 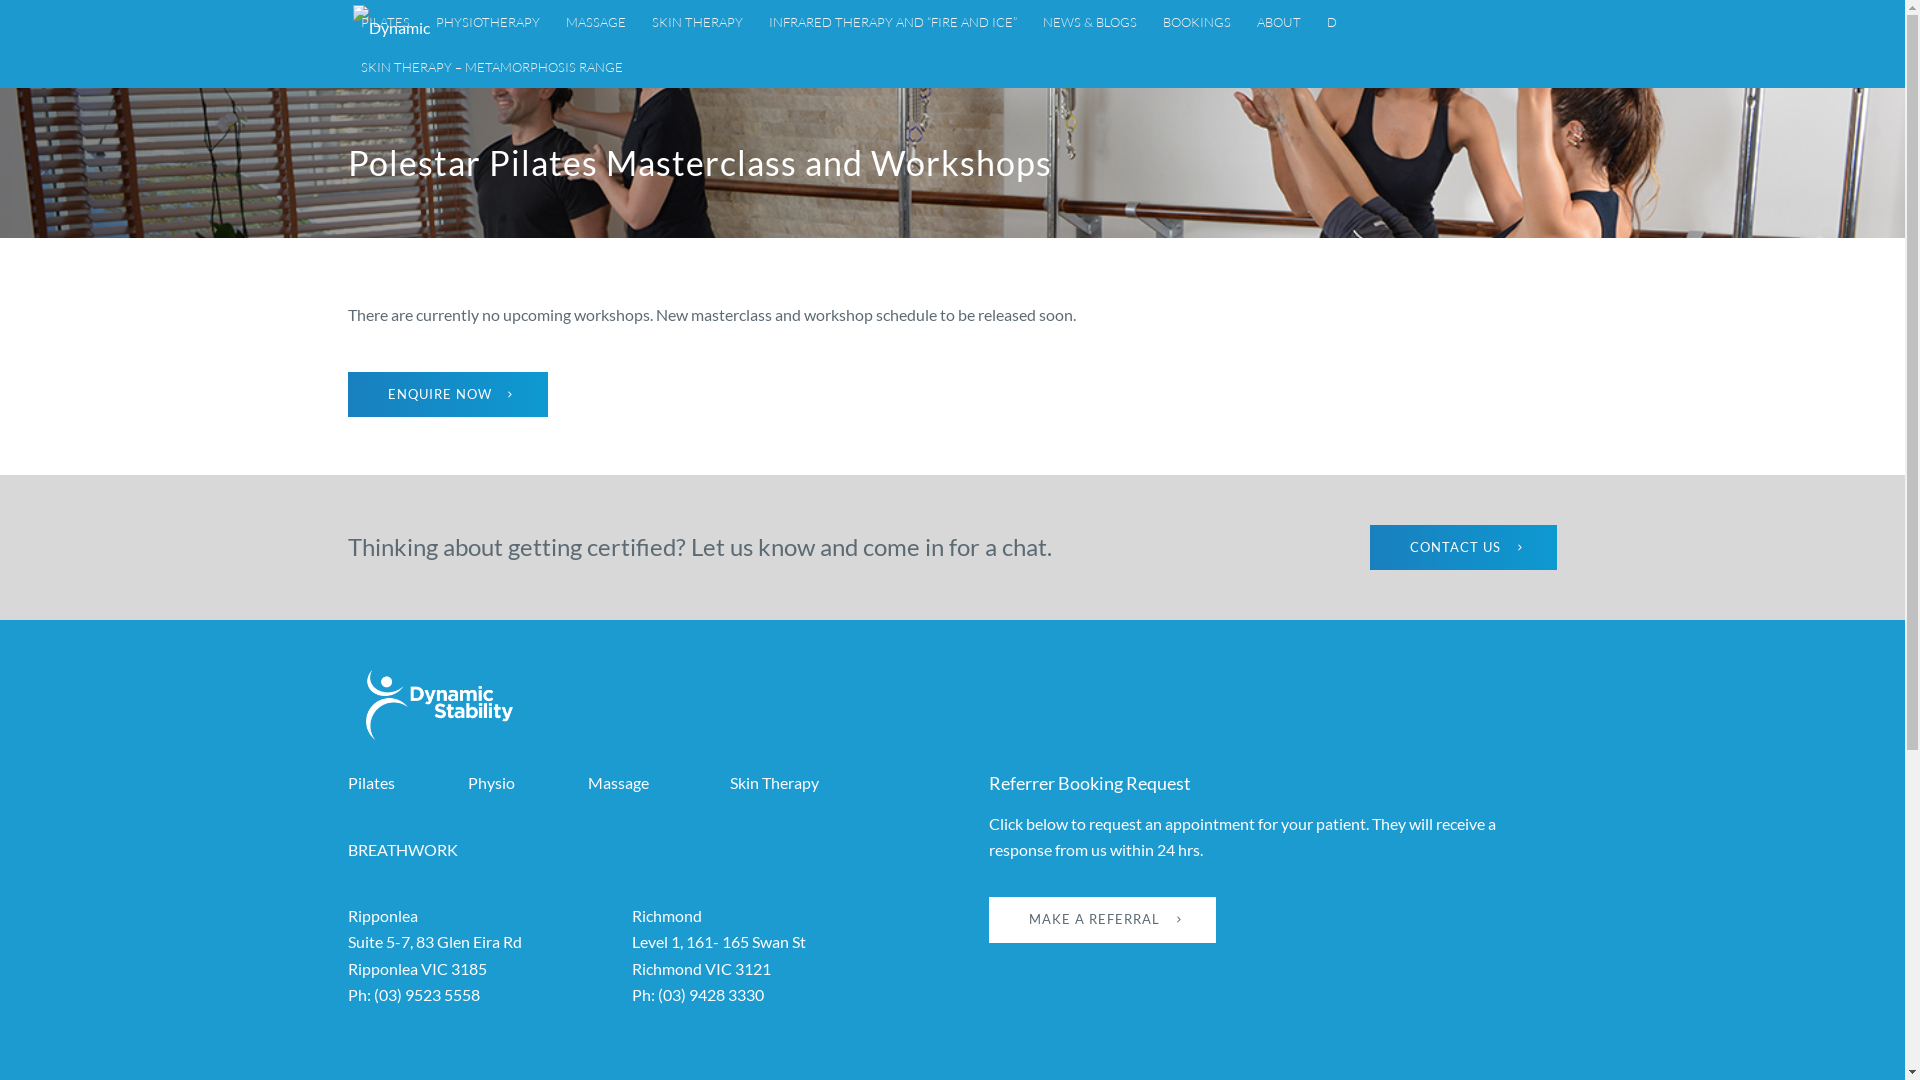 What do you see at coordinates (617, 781) in the screenshot?
I see `'Massage'` at bounding box center [617, 781].